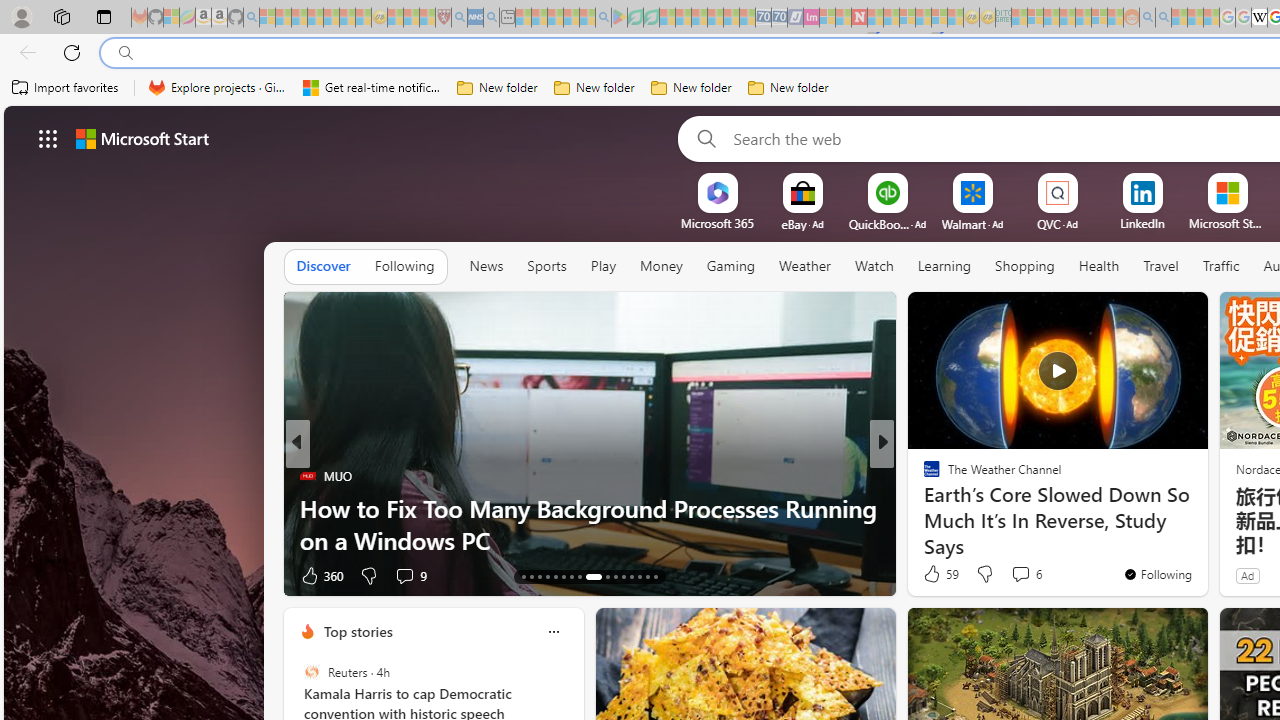 The width and height of the screenshot is (1280, 720). Describe the element at coordinates (1160, 266) in the screenshot. I see `'Travel'` at that location.